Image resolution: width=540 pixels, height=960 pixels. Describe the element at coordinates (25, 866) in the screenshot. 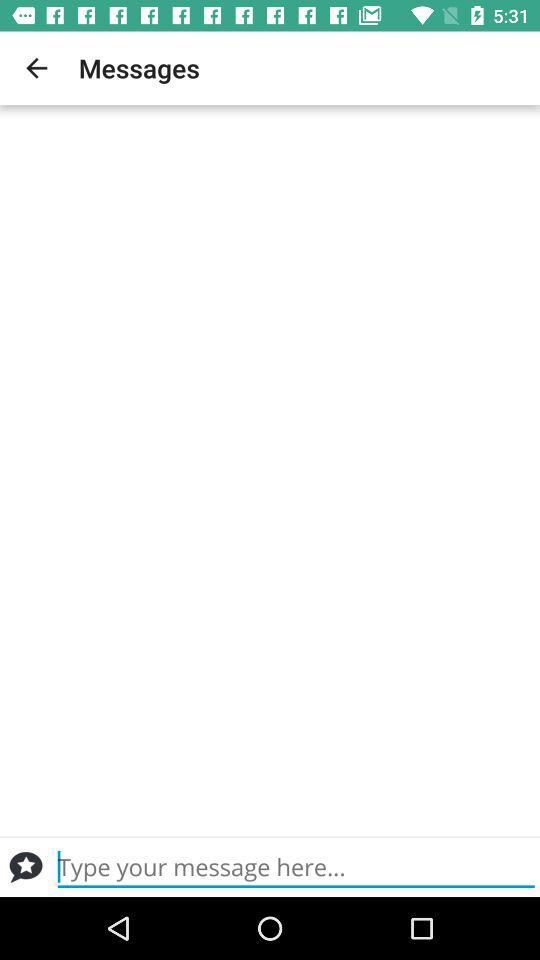

I see `send a message` at that location.